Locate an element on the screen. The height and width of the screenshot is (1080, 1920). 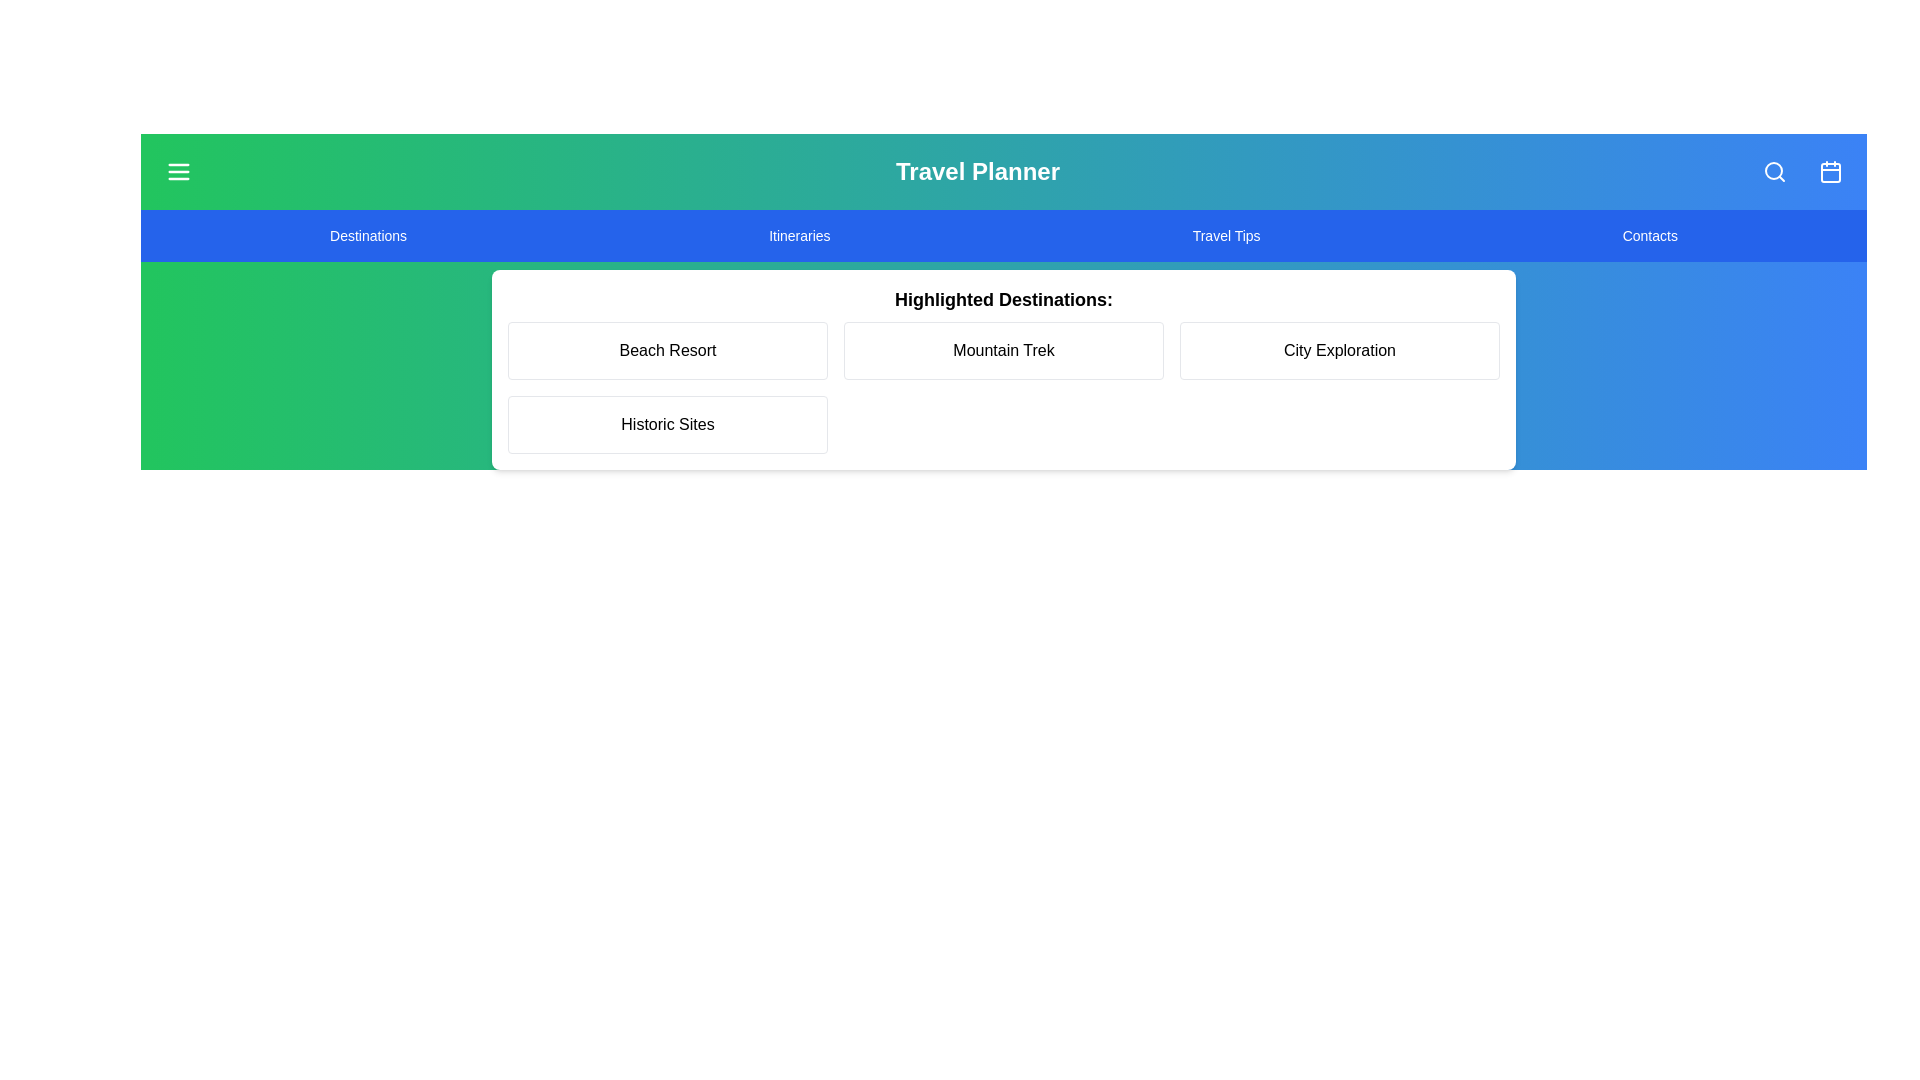
the menu item Destinations to navigate to the corresponding section is located at coordinates (368, 234).